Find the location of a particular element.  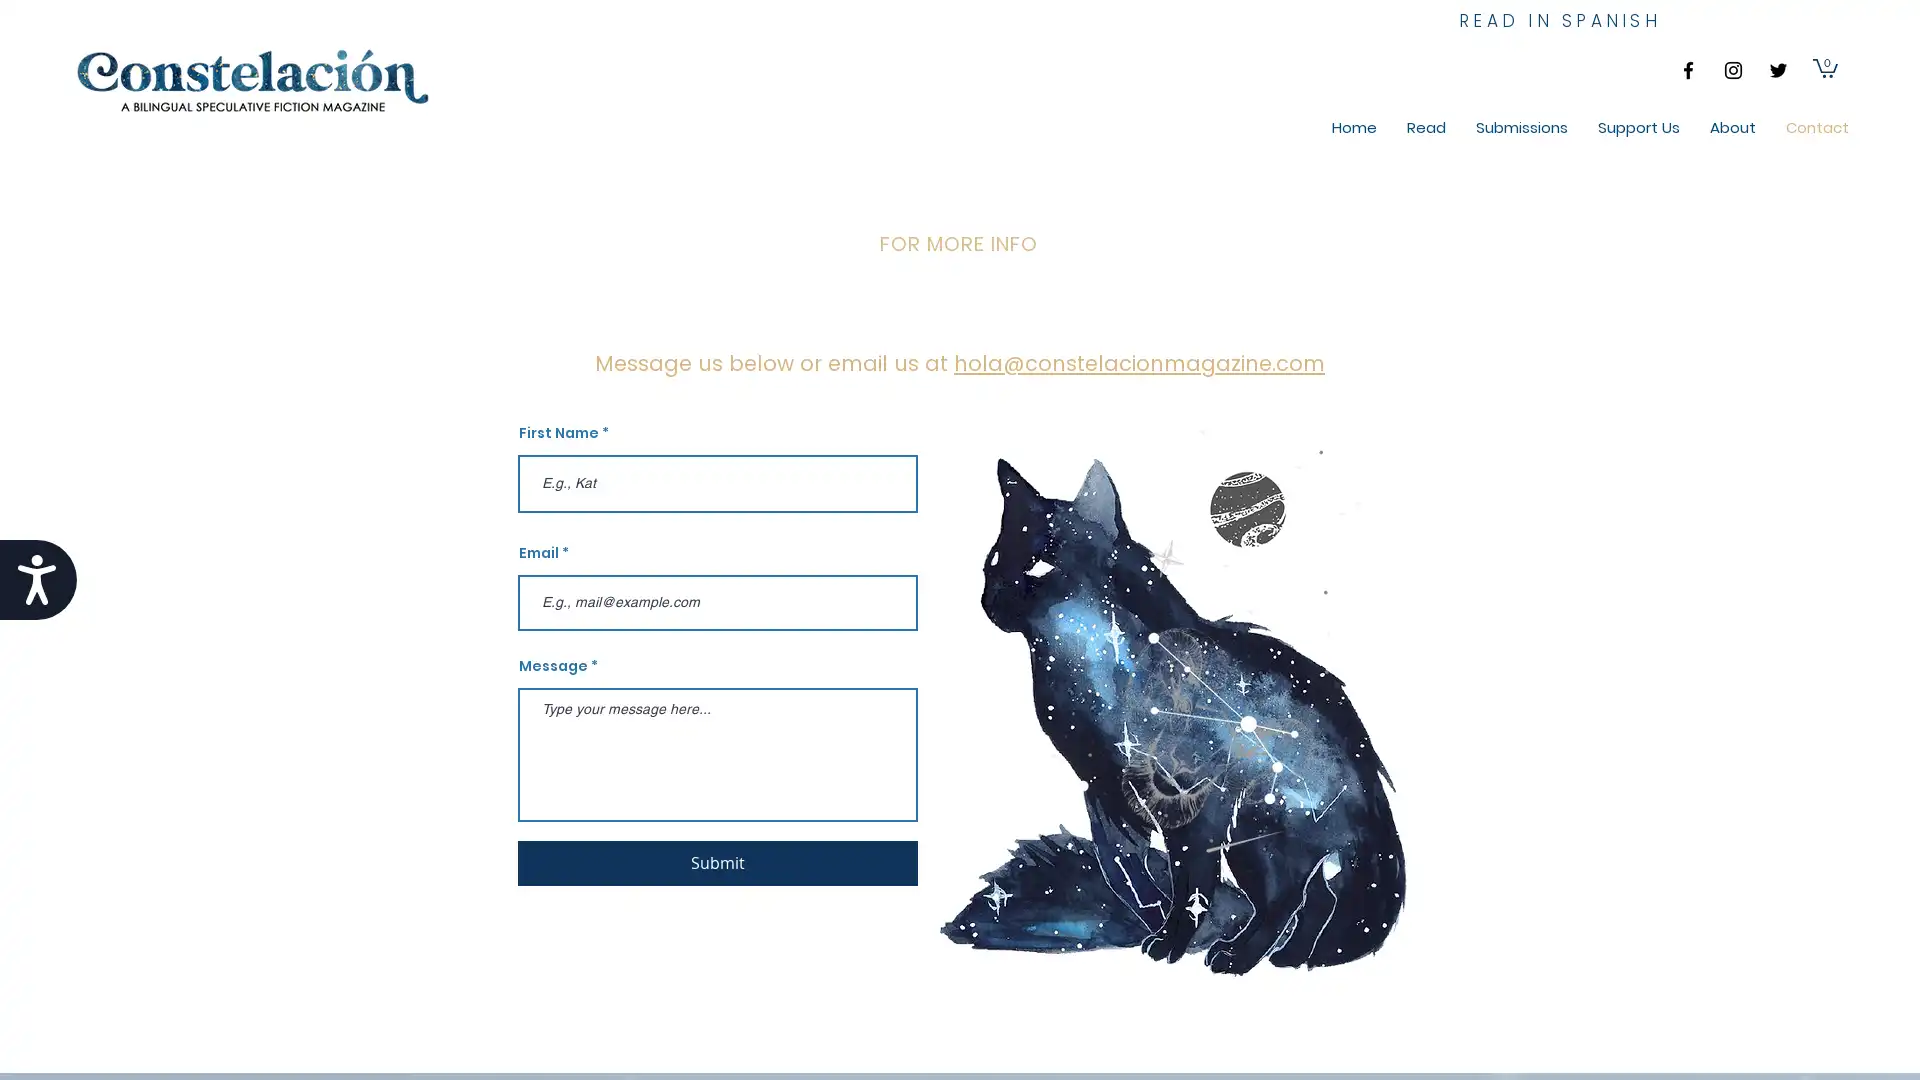

Cookie Settings is located at coordinates (1703, 1044).